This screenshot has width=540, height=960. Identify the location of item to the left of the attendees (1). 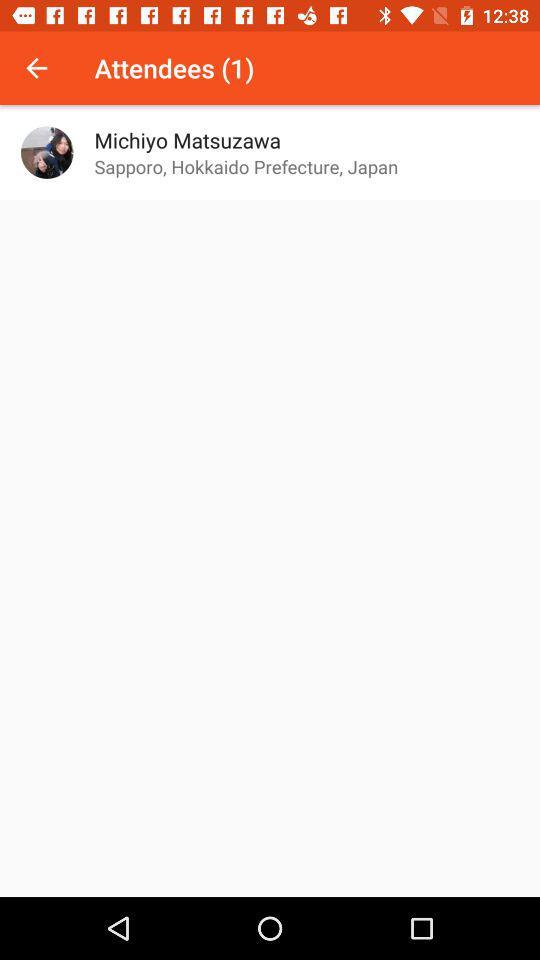
(36, 68).